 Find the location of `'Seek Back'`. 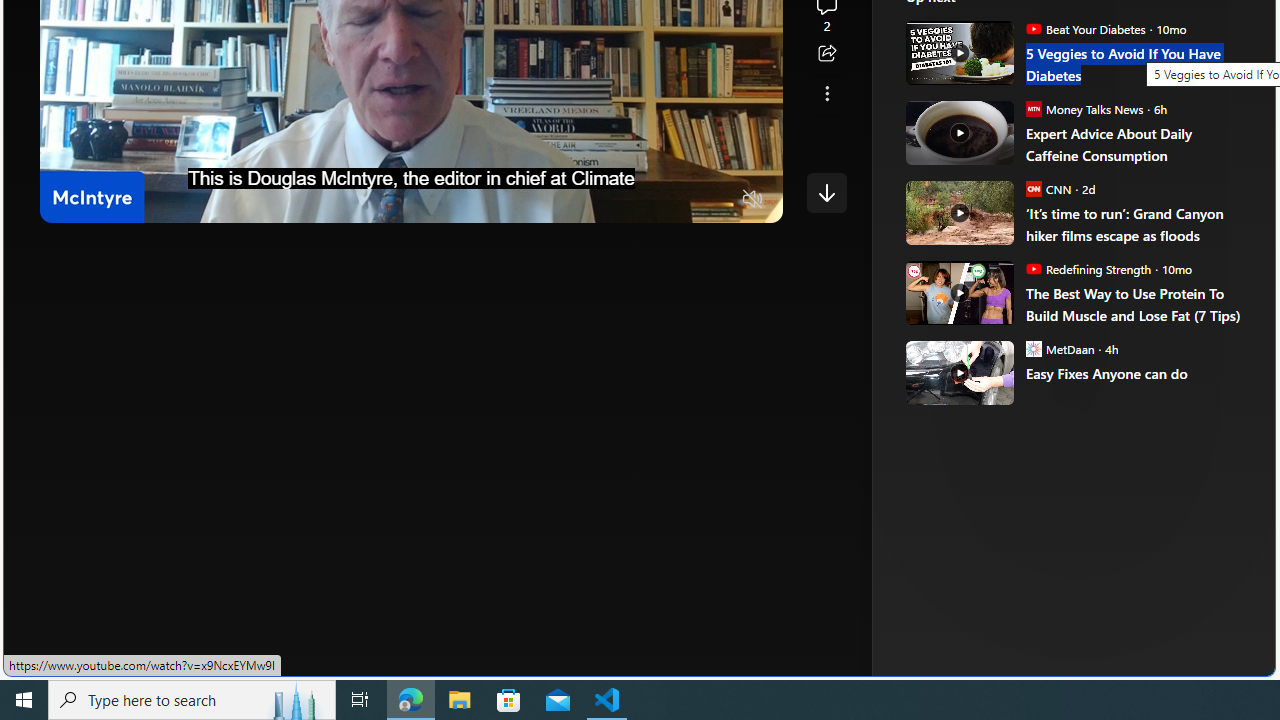

'Seek Back' is located at coordinates (109, 200).